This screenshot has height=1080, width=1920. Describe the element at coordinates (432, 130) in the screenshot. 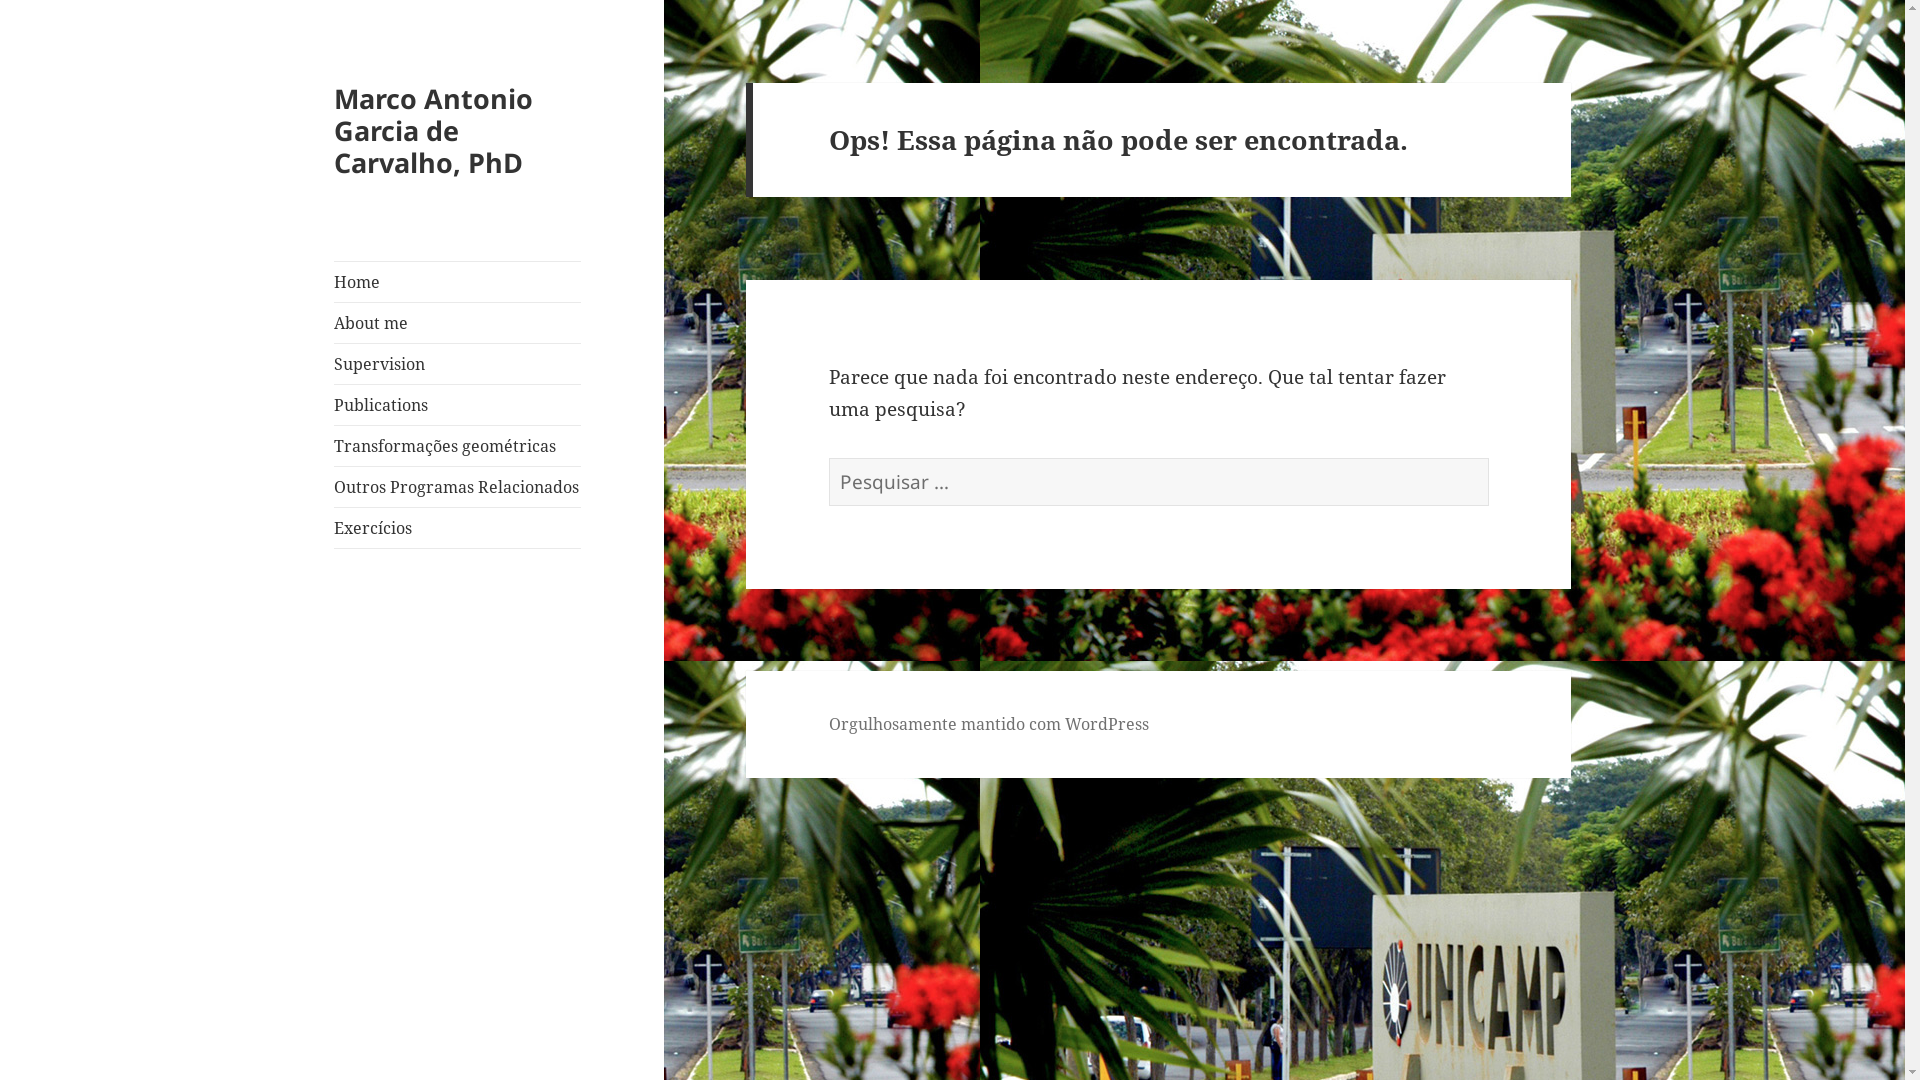

I see `'Marco Antonio Garcia de Carvalho, PhD'` at that location.